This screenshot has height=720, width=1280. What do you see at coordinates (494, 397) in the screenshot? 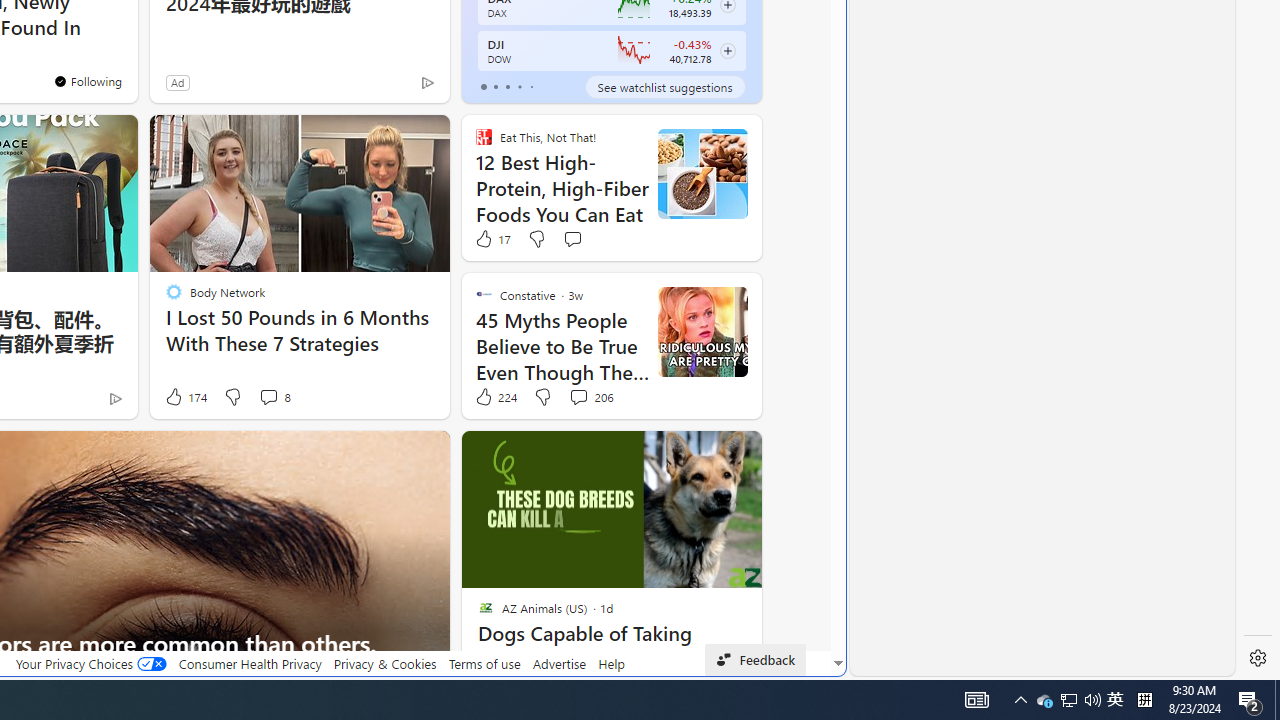
I see `'224 Like'` at bounding box center [494, 397].